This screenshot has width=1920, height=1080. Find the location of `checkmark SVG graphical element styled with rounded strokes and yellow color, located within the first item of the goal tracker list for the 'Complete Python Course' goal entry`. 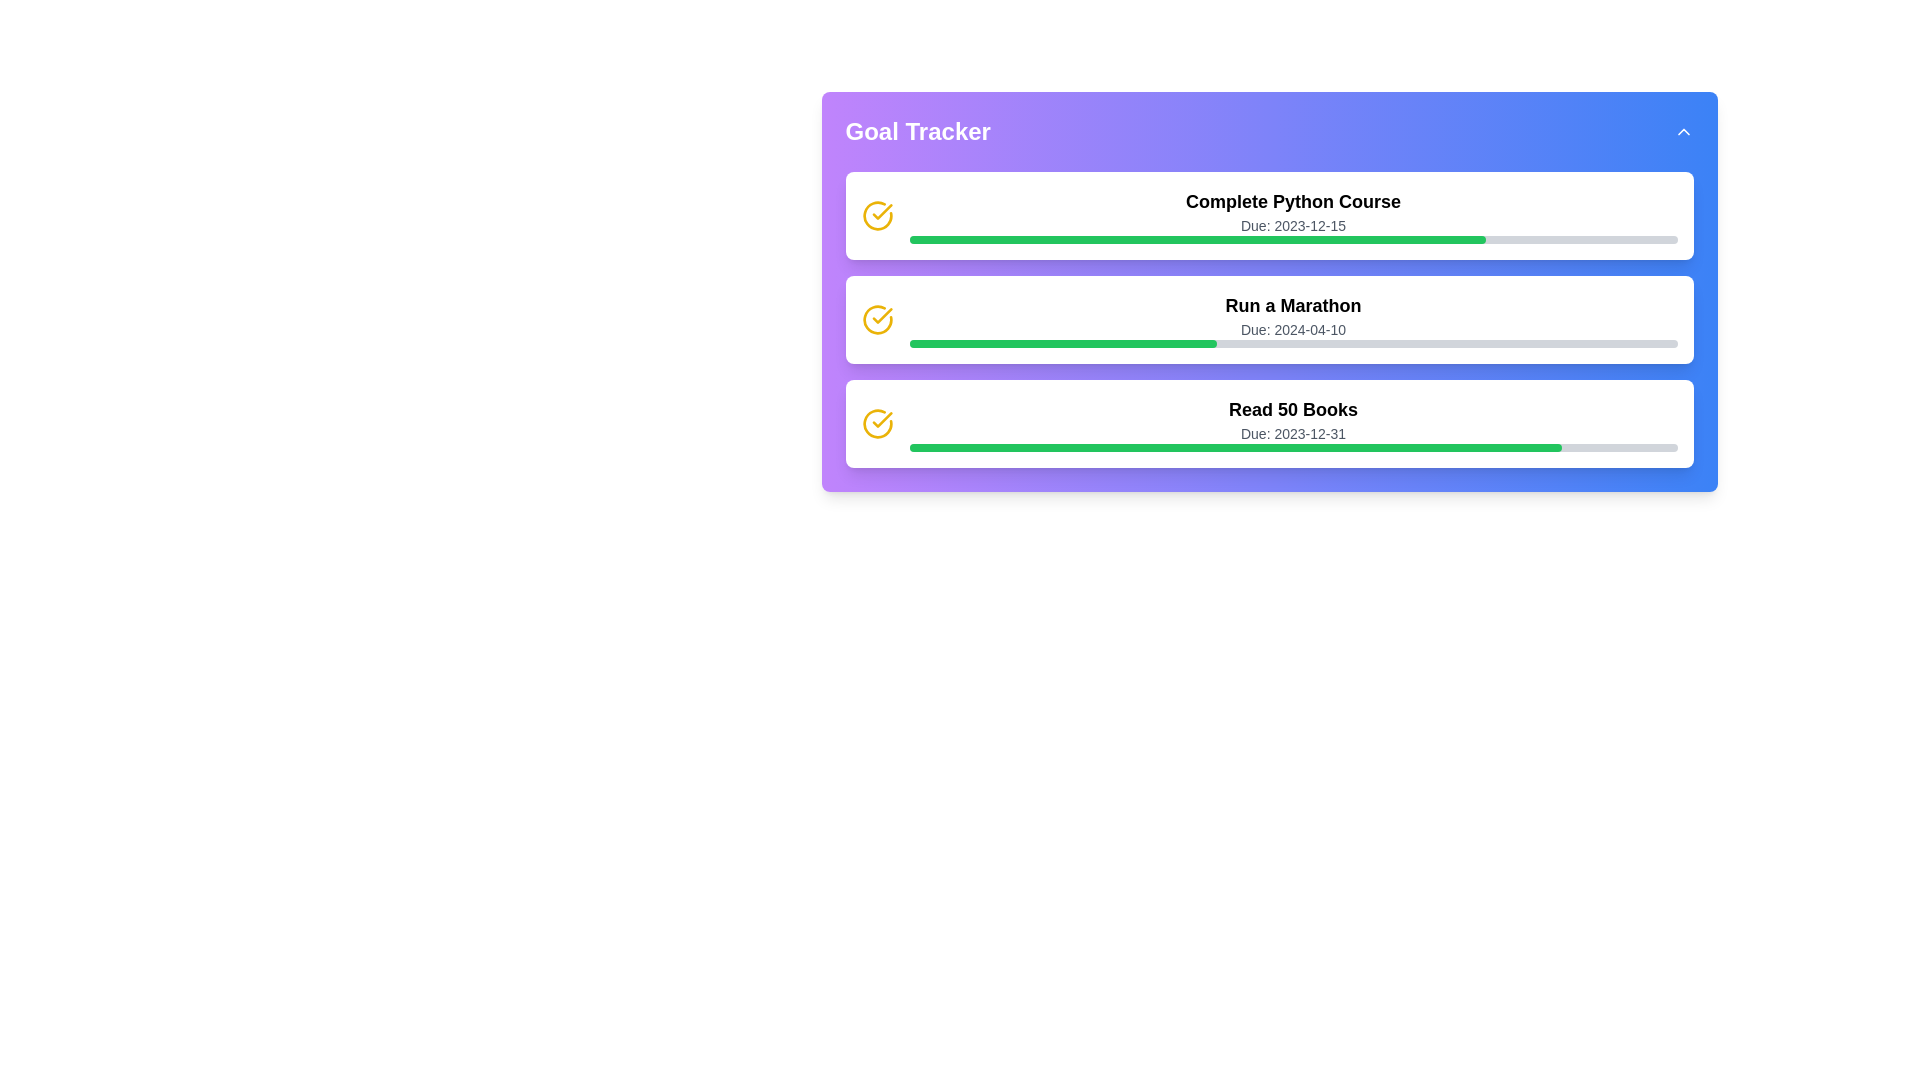

checkmark SVG graphical element styled with rounded strokes and yellow color, located within the first item of the goal tracker list for the 'Complete Python Course' goal entry is located at coordinates (881, 419).